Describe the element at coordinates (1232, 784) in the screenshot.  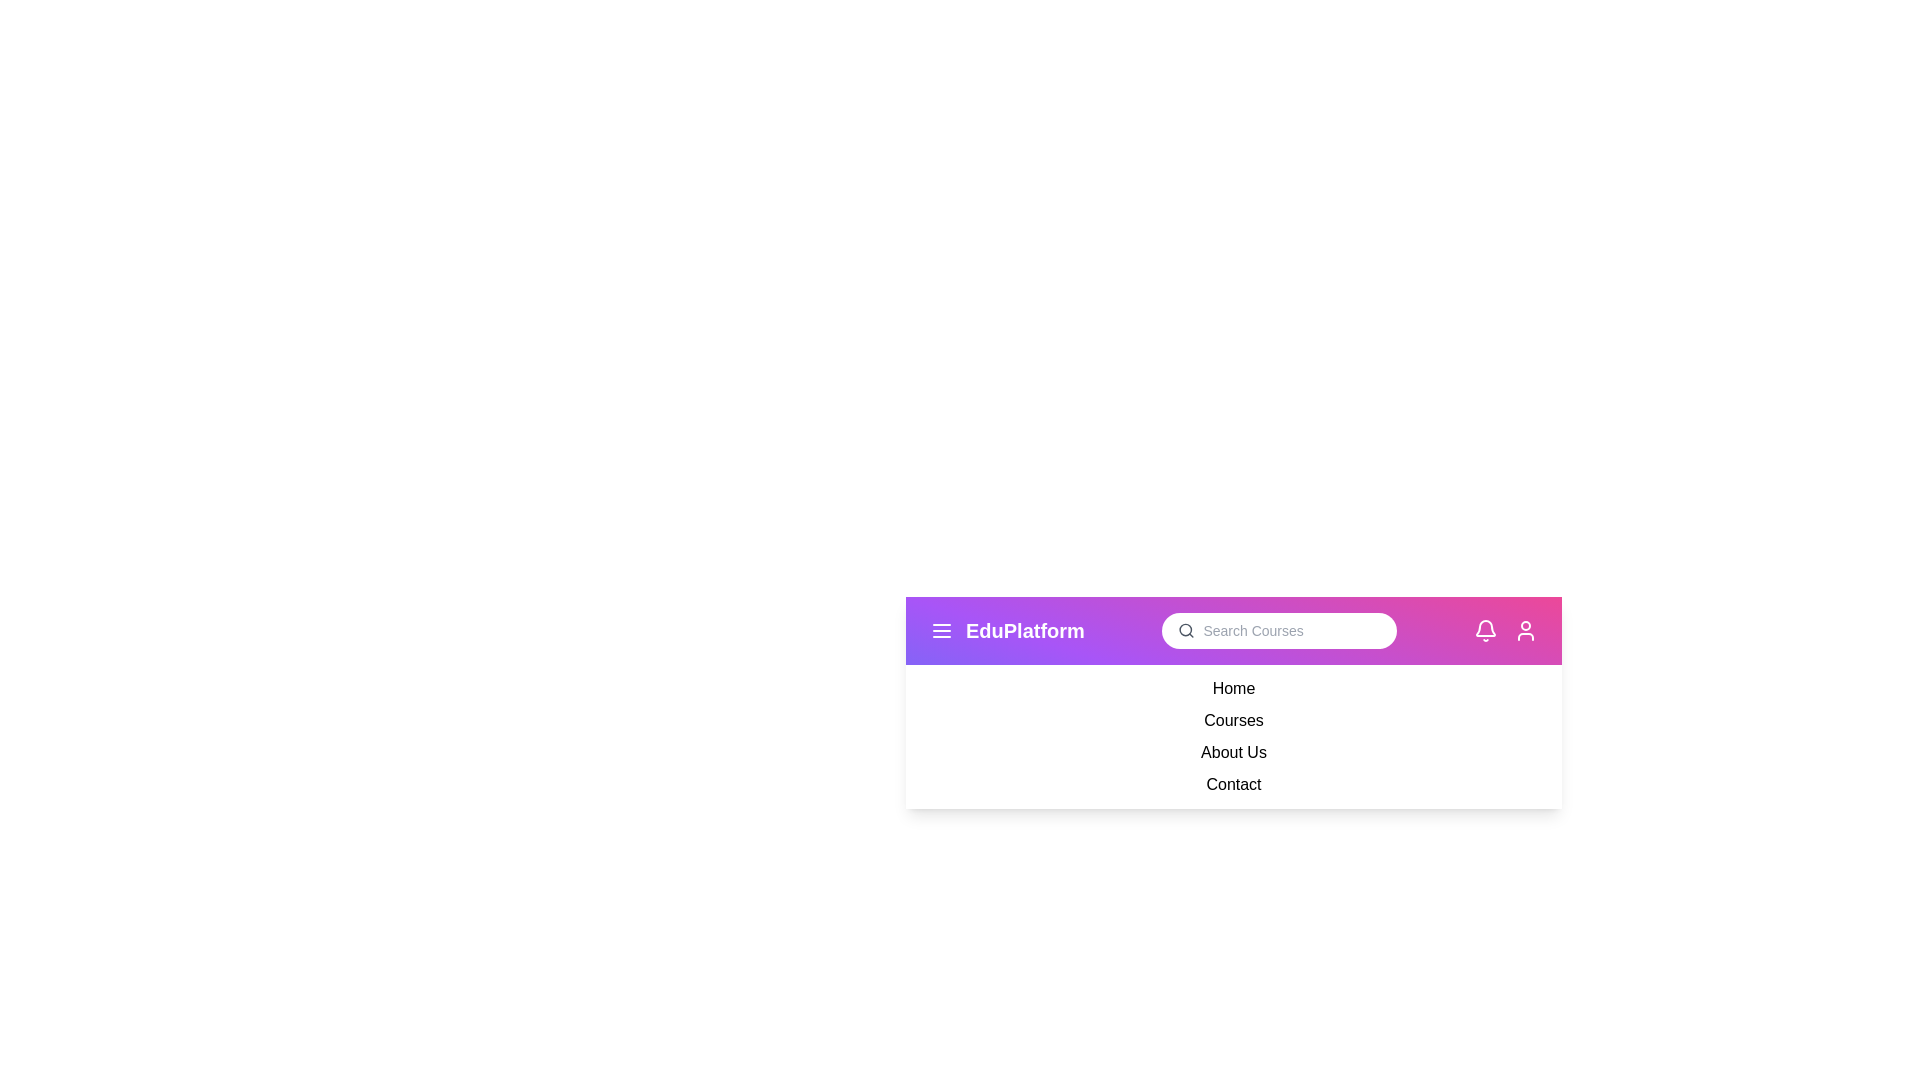
I see `the dropdown menu item Contact` at that location.